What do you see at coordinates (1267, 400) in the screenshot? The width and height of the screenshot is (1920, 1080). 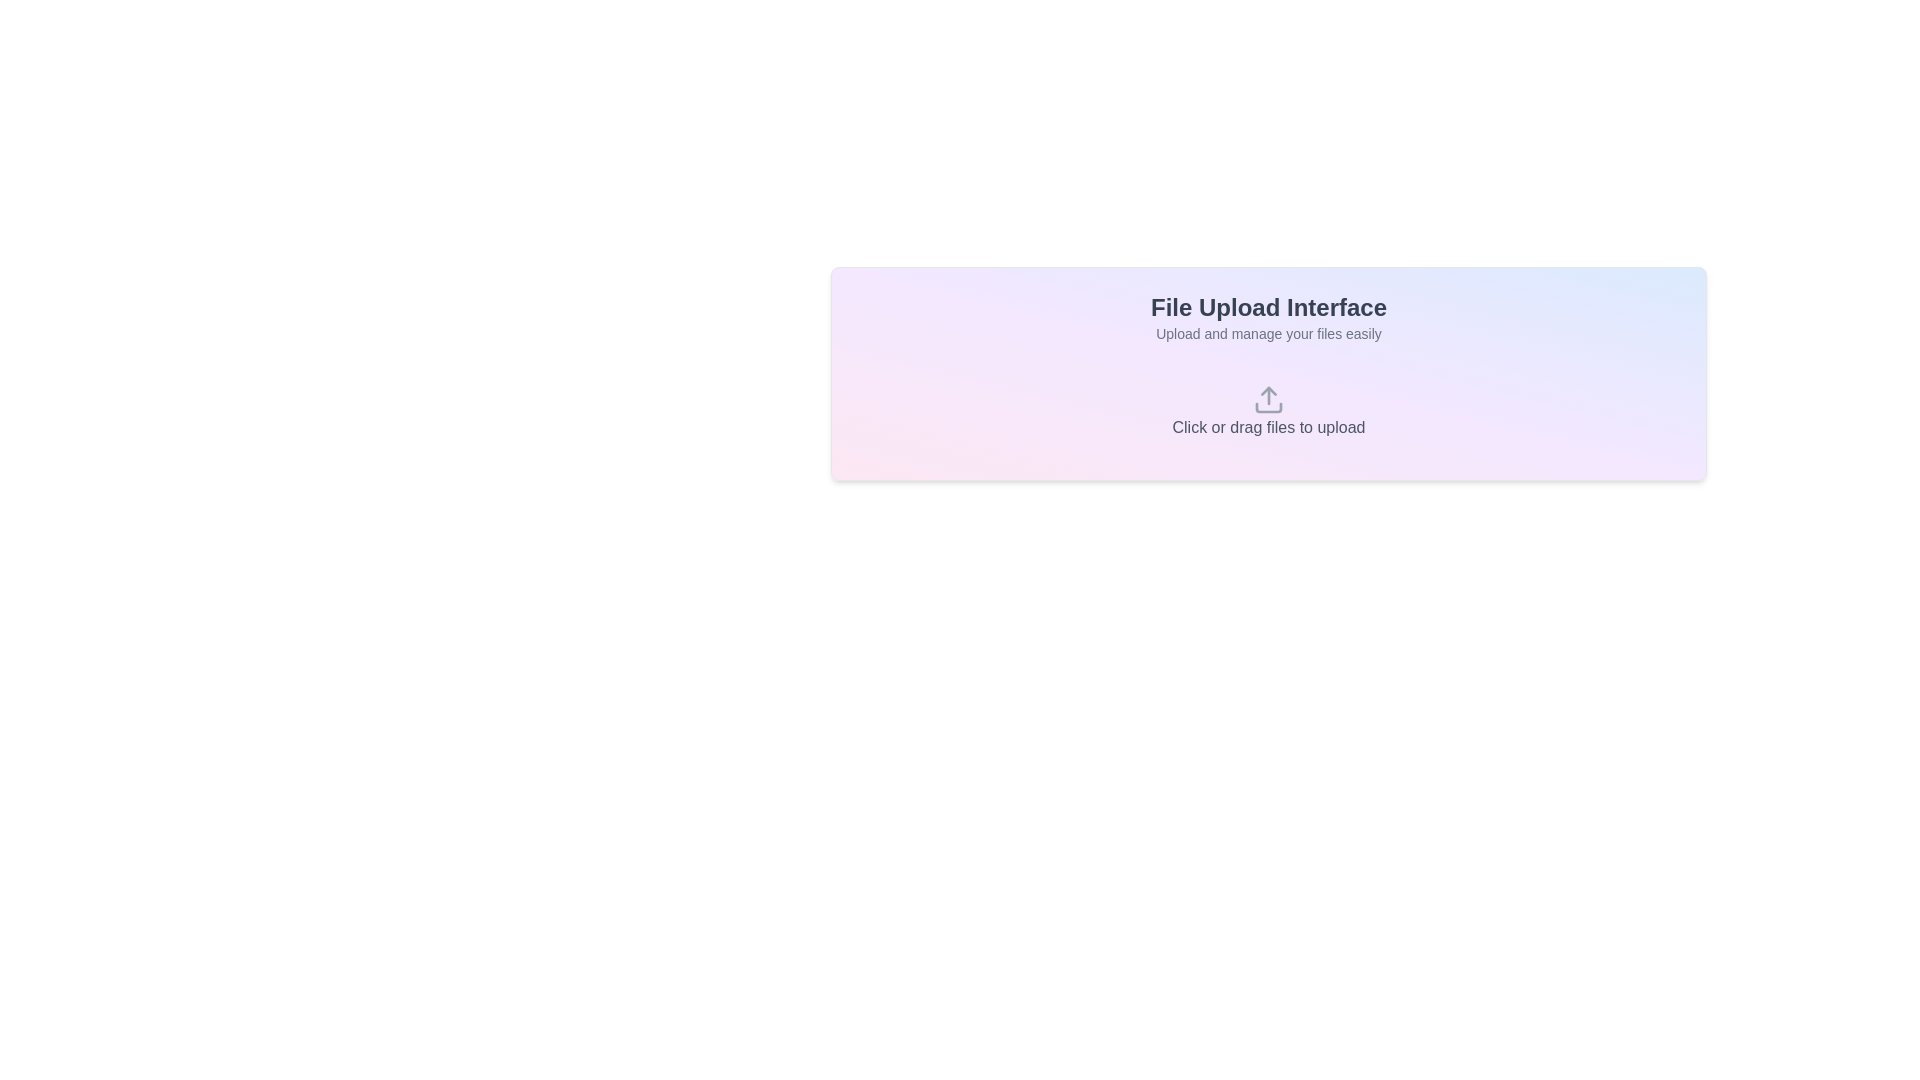 I see `the upload icon, which is a small upward-facing arrow in a U-shaped box, located centrally above the text 'Click or drag files to upload'` at bounding box center [1267, 400].